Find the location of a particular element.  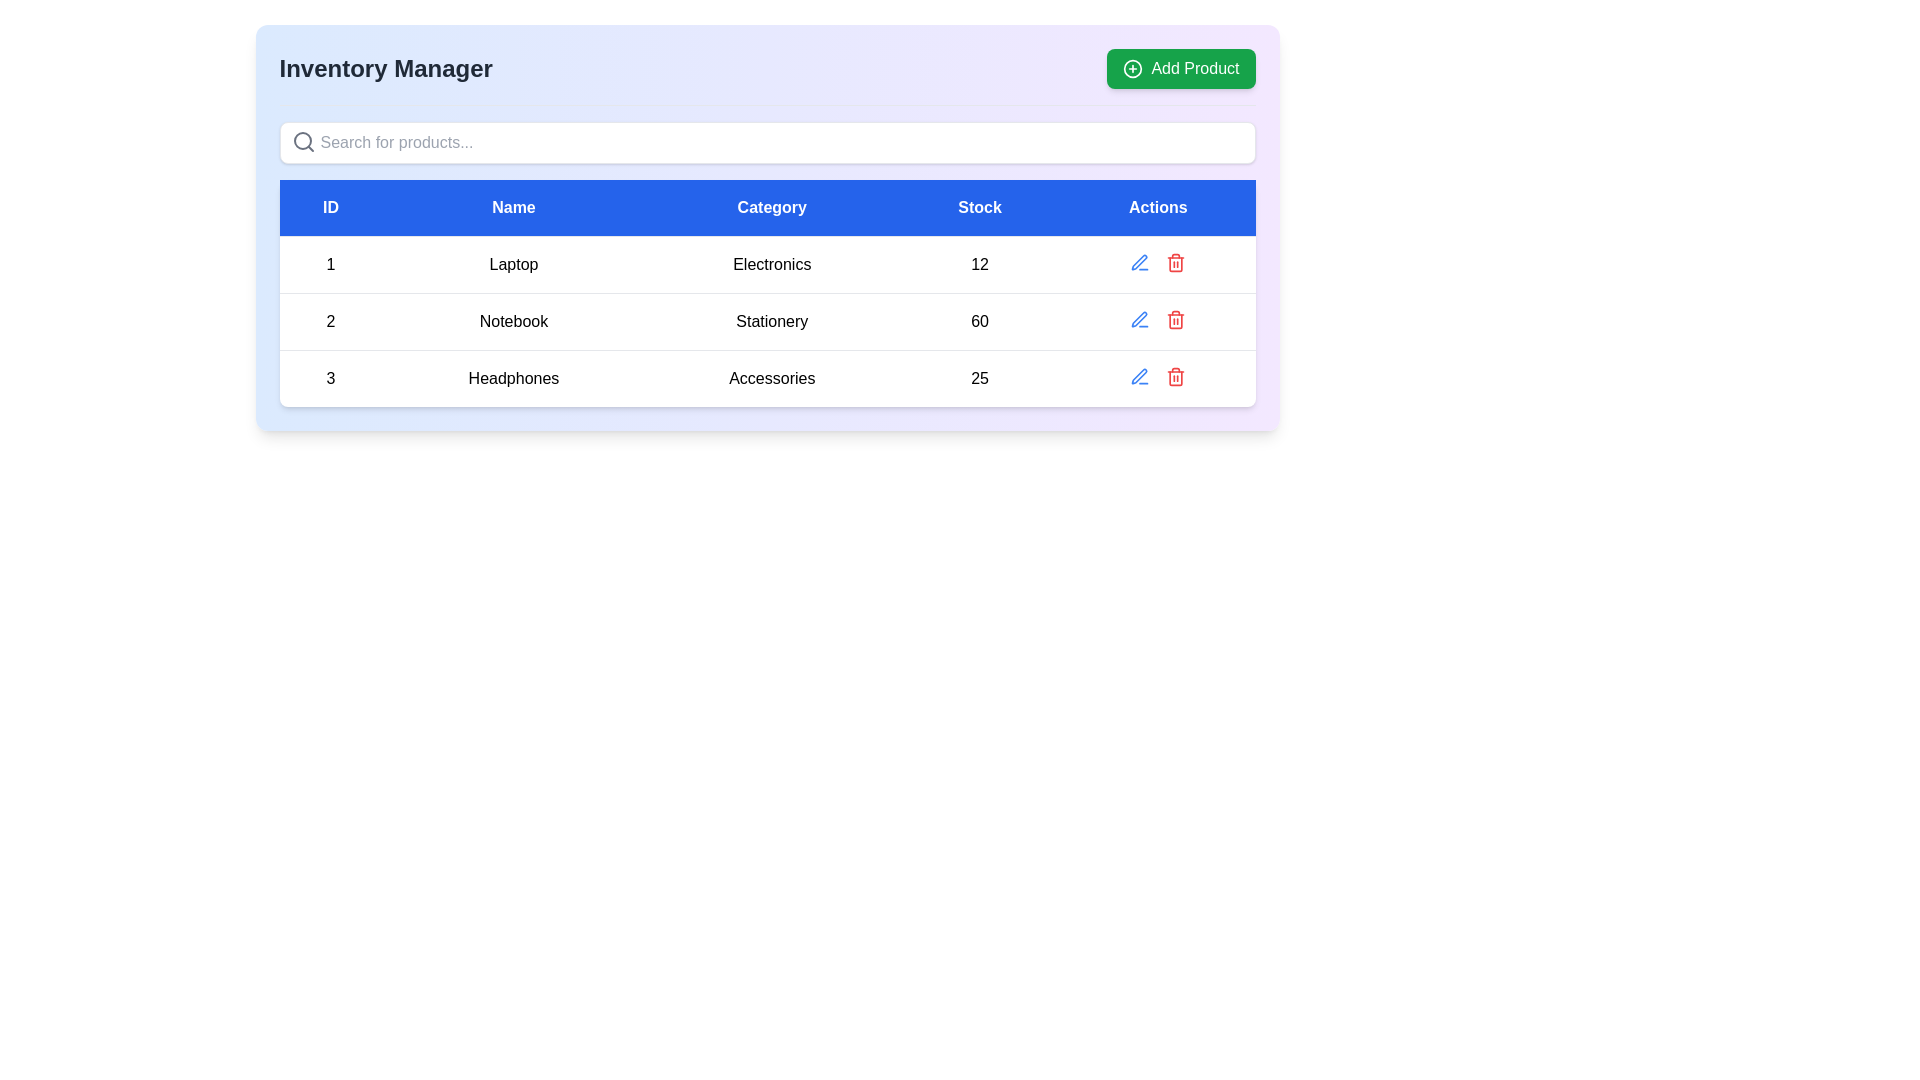

the 'Headphones' text label located in the 'Name' column of the third row of the table is located at coordinates (513, 378).